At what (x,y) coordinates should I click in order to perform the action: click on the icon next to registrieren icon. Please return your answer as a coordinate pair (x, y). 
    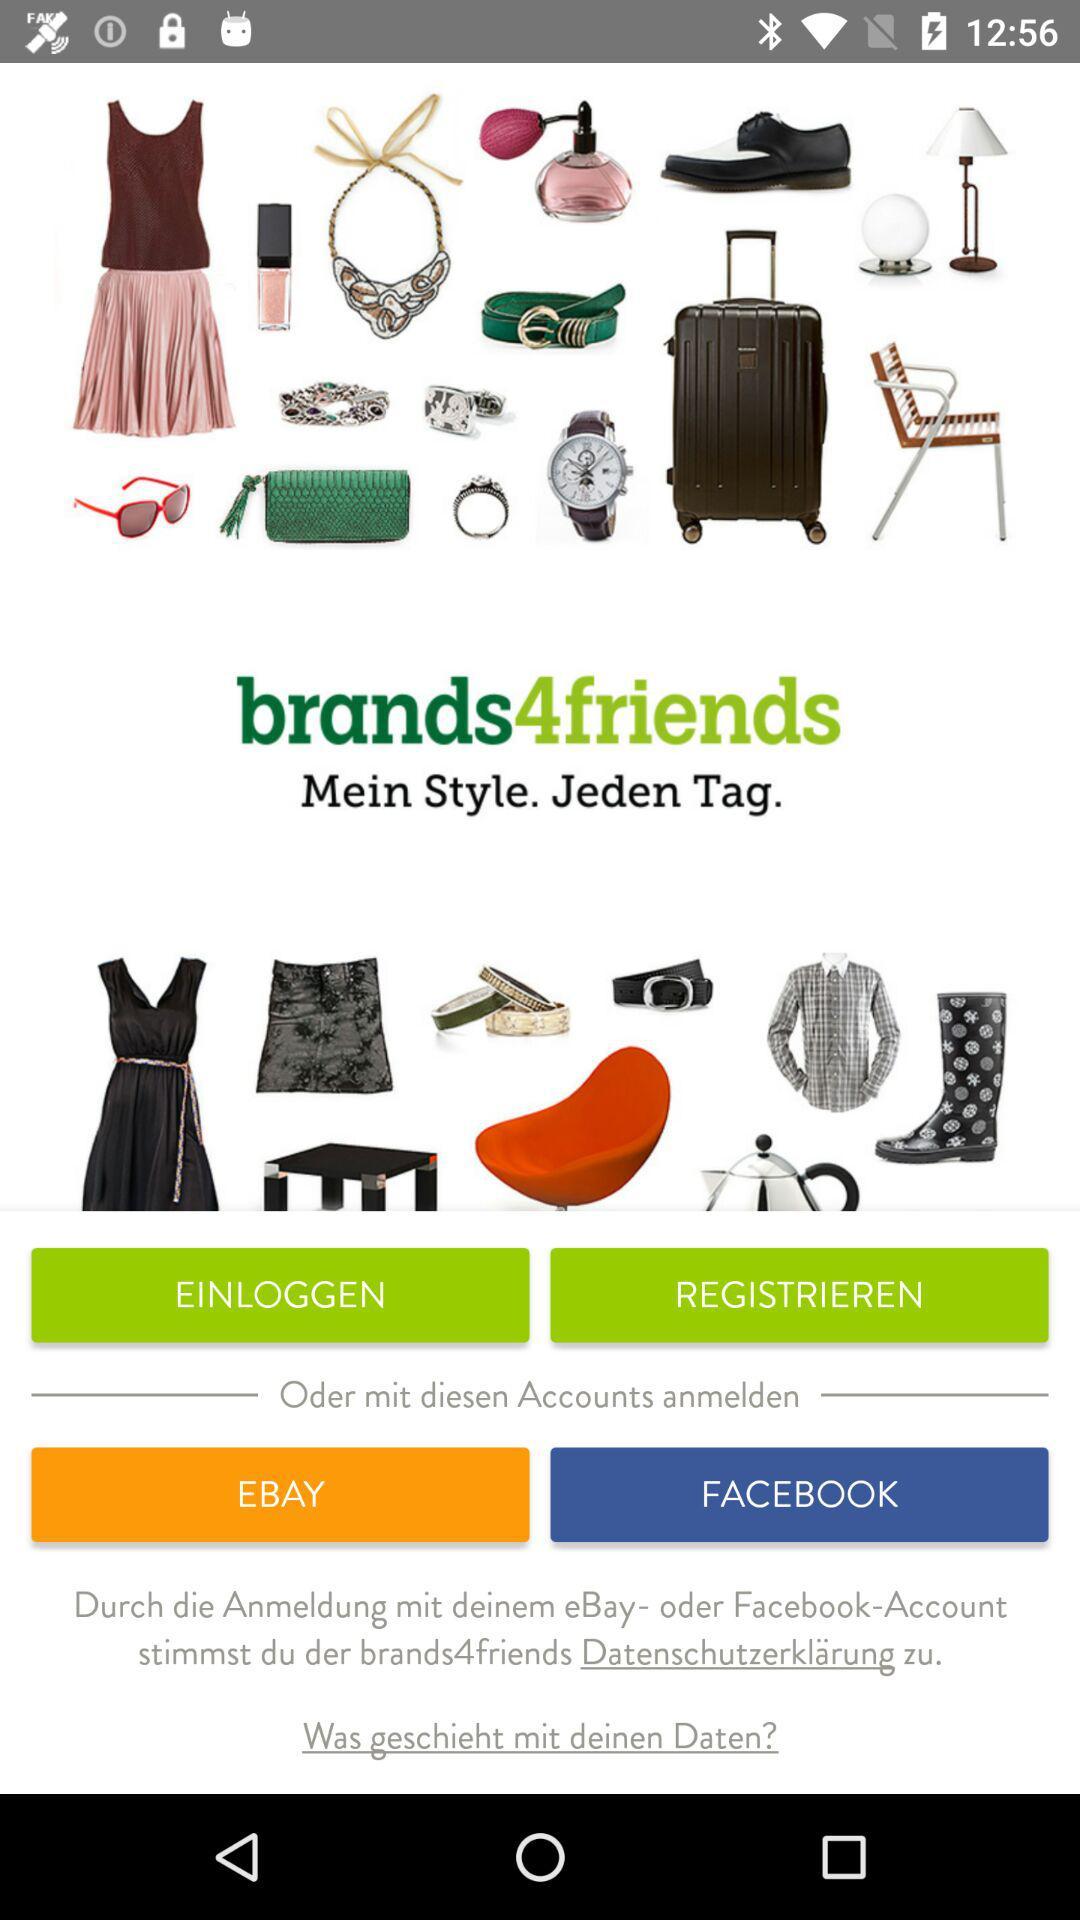
    Looking at the image, I should click on (280, 1295).